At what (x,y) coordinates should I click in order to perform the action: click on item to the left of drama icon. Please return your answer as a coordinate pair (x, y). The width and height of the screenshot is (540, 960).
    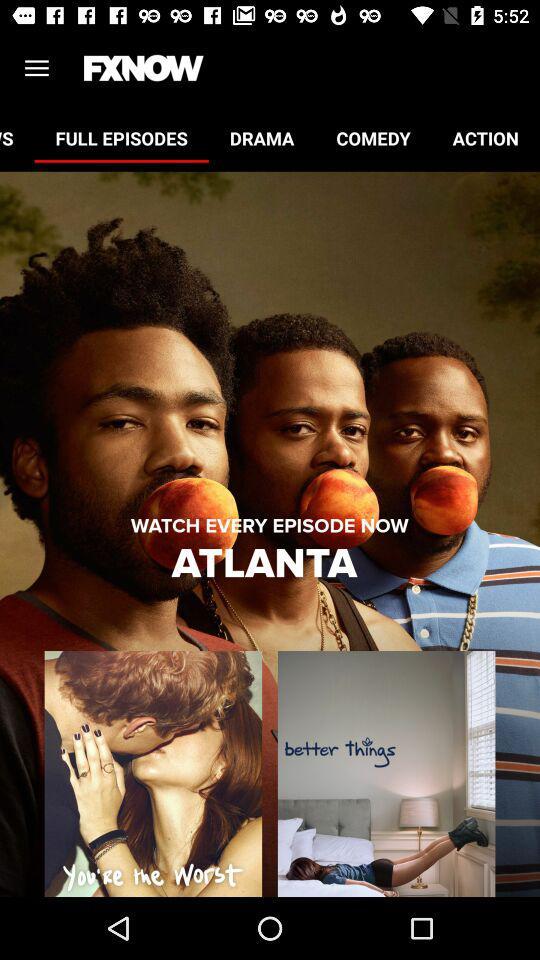
    Looking at the image, I should click on (121, 137).